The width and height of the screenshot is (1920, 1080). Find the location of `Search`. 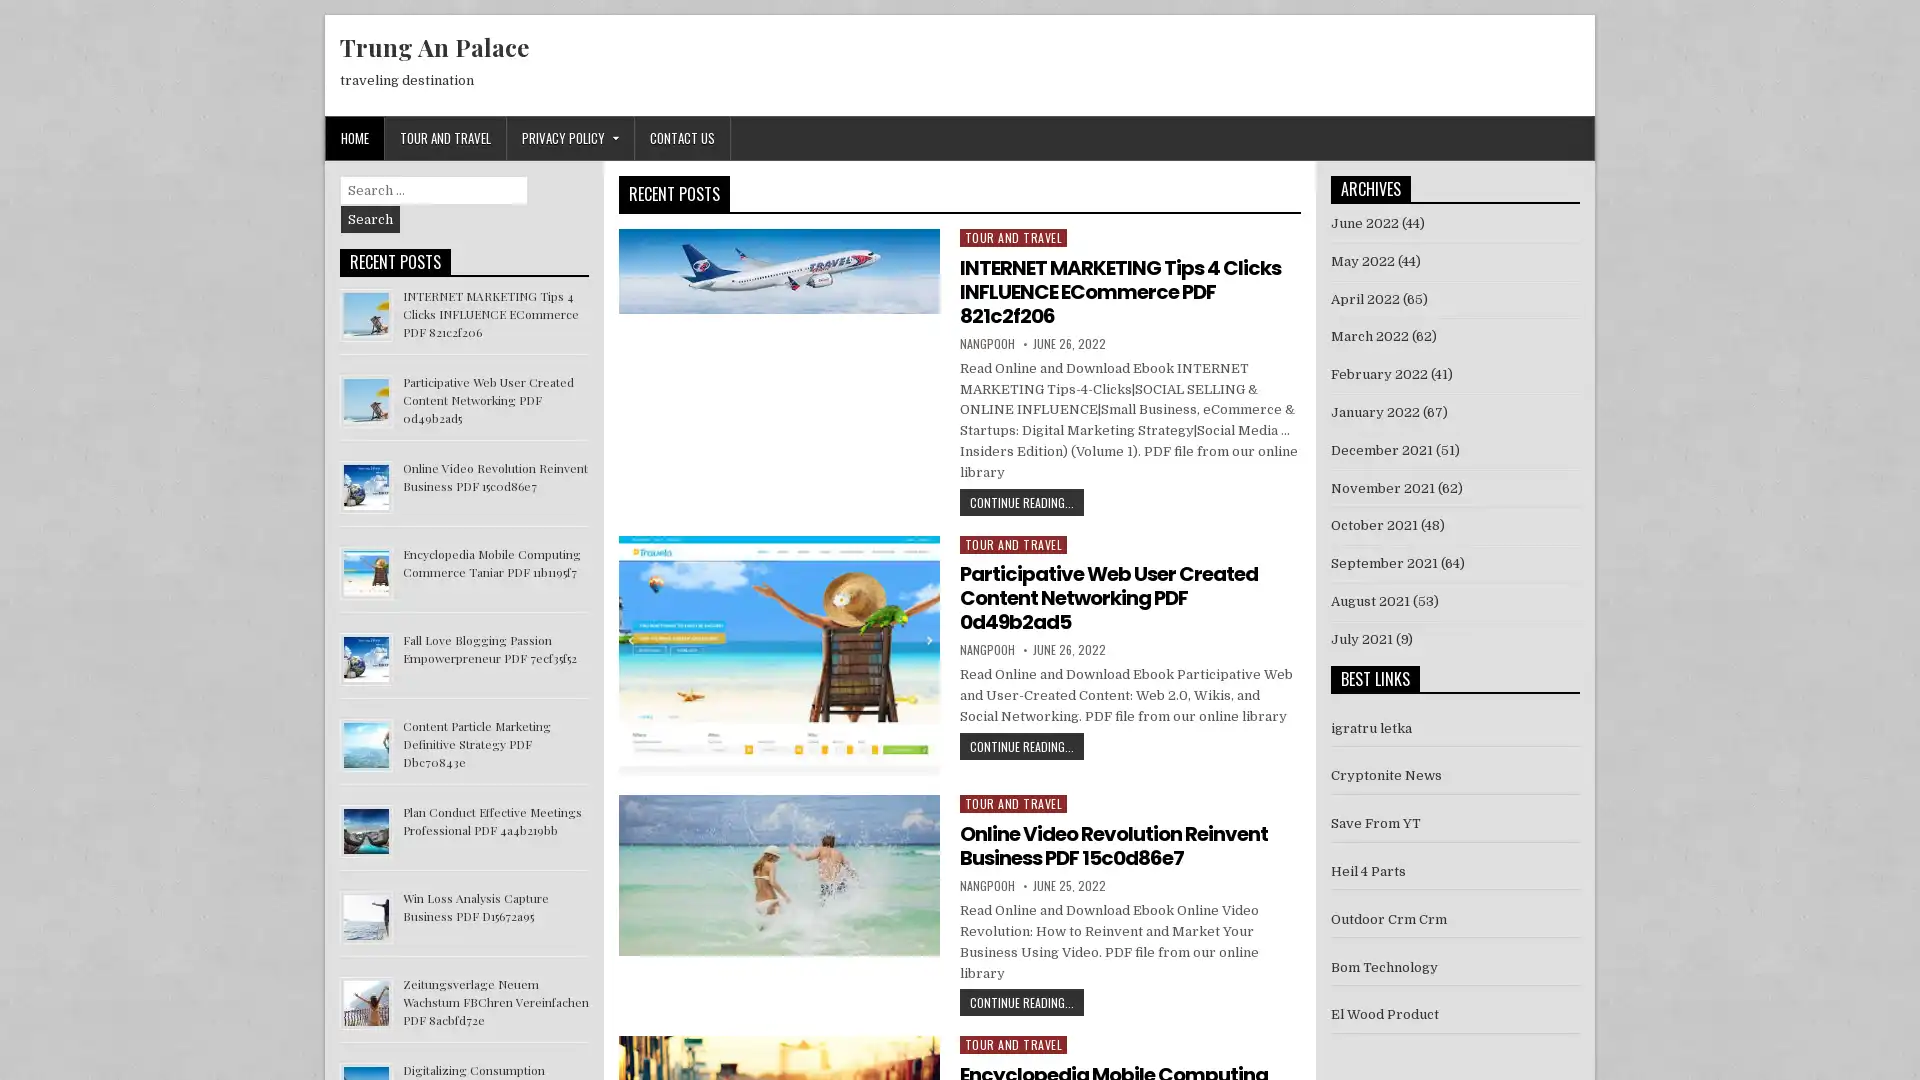

Search is located at coordinates (370, 219).